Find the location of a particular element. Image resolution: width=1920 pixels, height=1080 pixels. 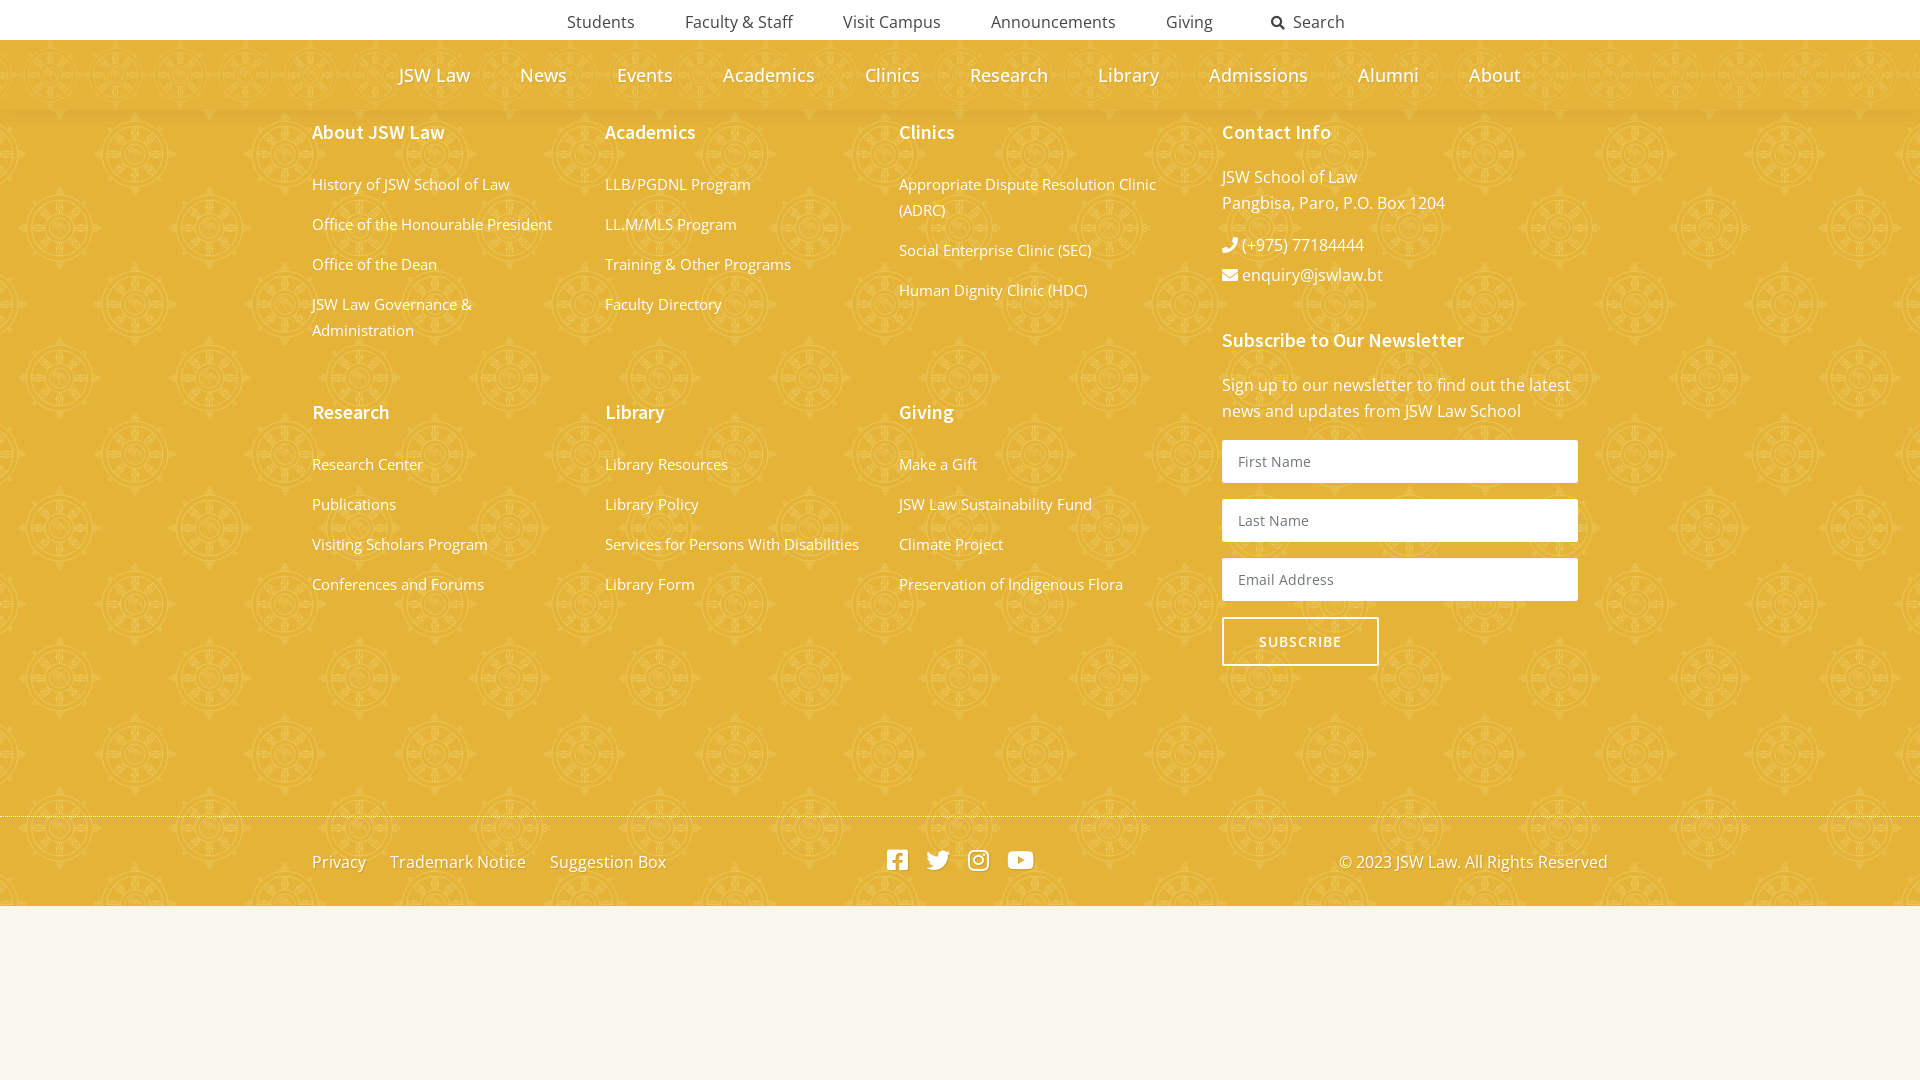

'Social Enterprise Clinic (SEC)' is located at coordinates (994, 249).